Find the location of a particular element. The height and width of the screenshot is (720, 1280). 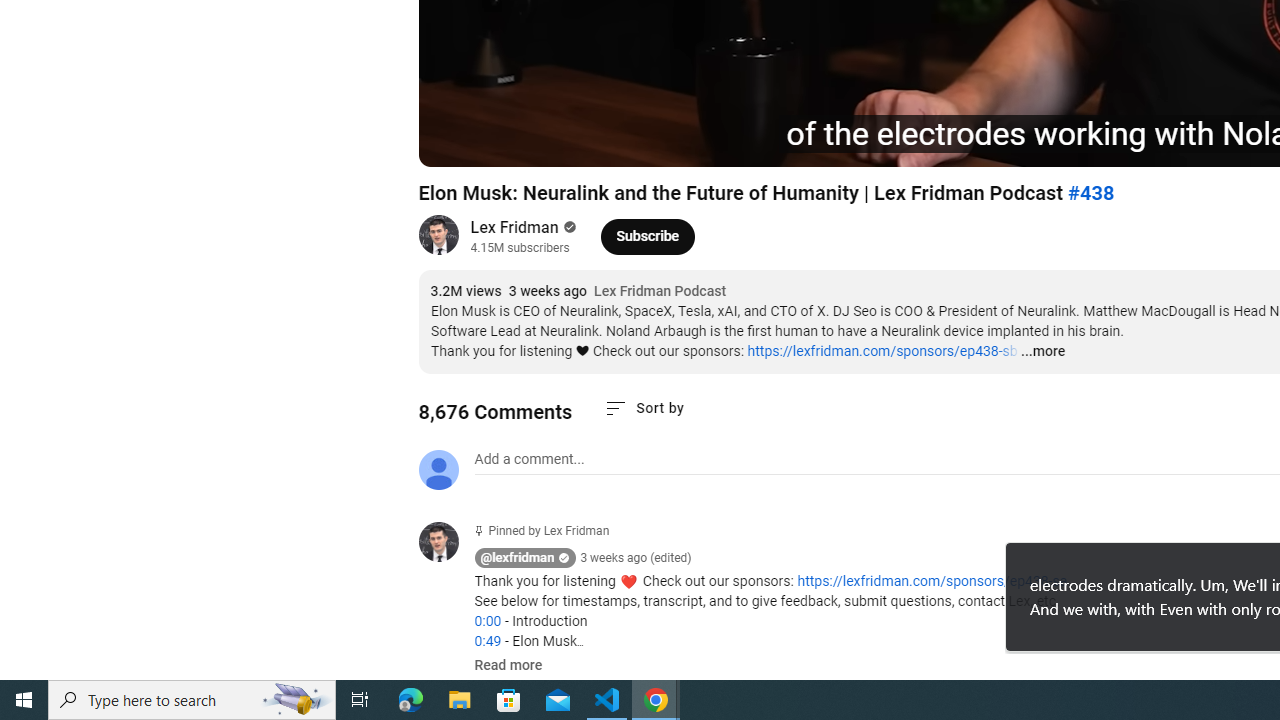

'0:49' is located at coordinates (487, 641).